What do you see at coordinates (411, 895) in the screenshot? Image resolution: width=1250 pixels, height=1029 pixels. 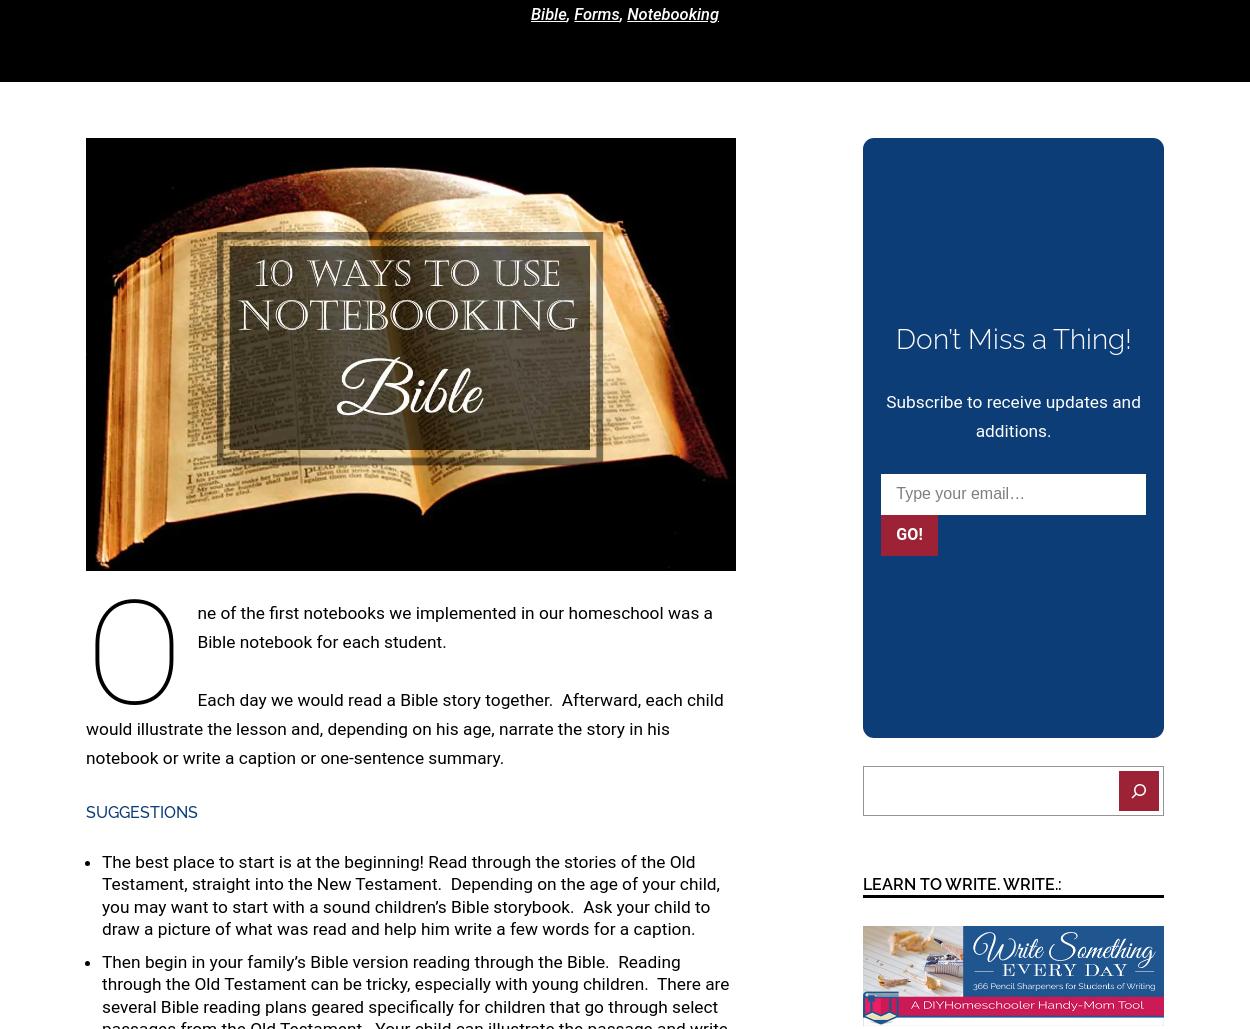 I see `'The best place to start is at the beginning! Read through the stories of the Old Testament, straight into the New Testament.  Depending on the age of your child, you may want to start with a sound children’s Bible storybook.  Ask your child to draw a picture of what was read and help him write a few words for a caption.'` at bounding box center [411, 895].